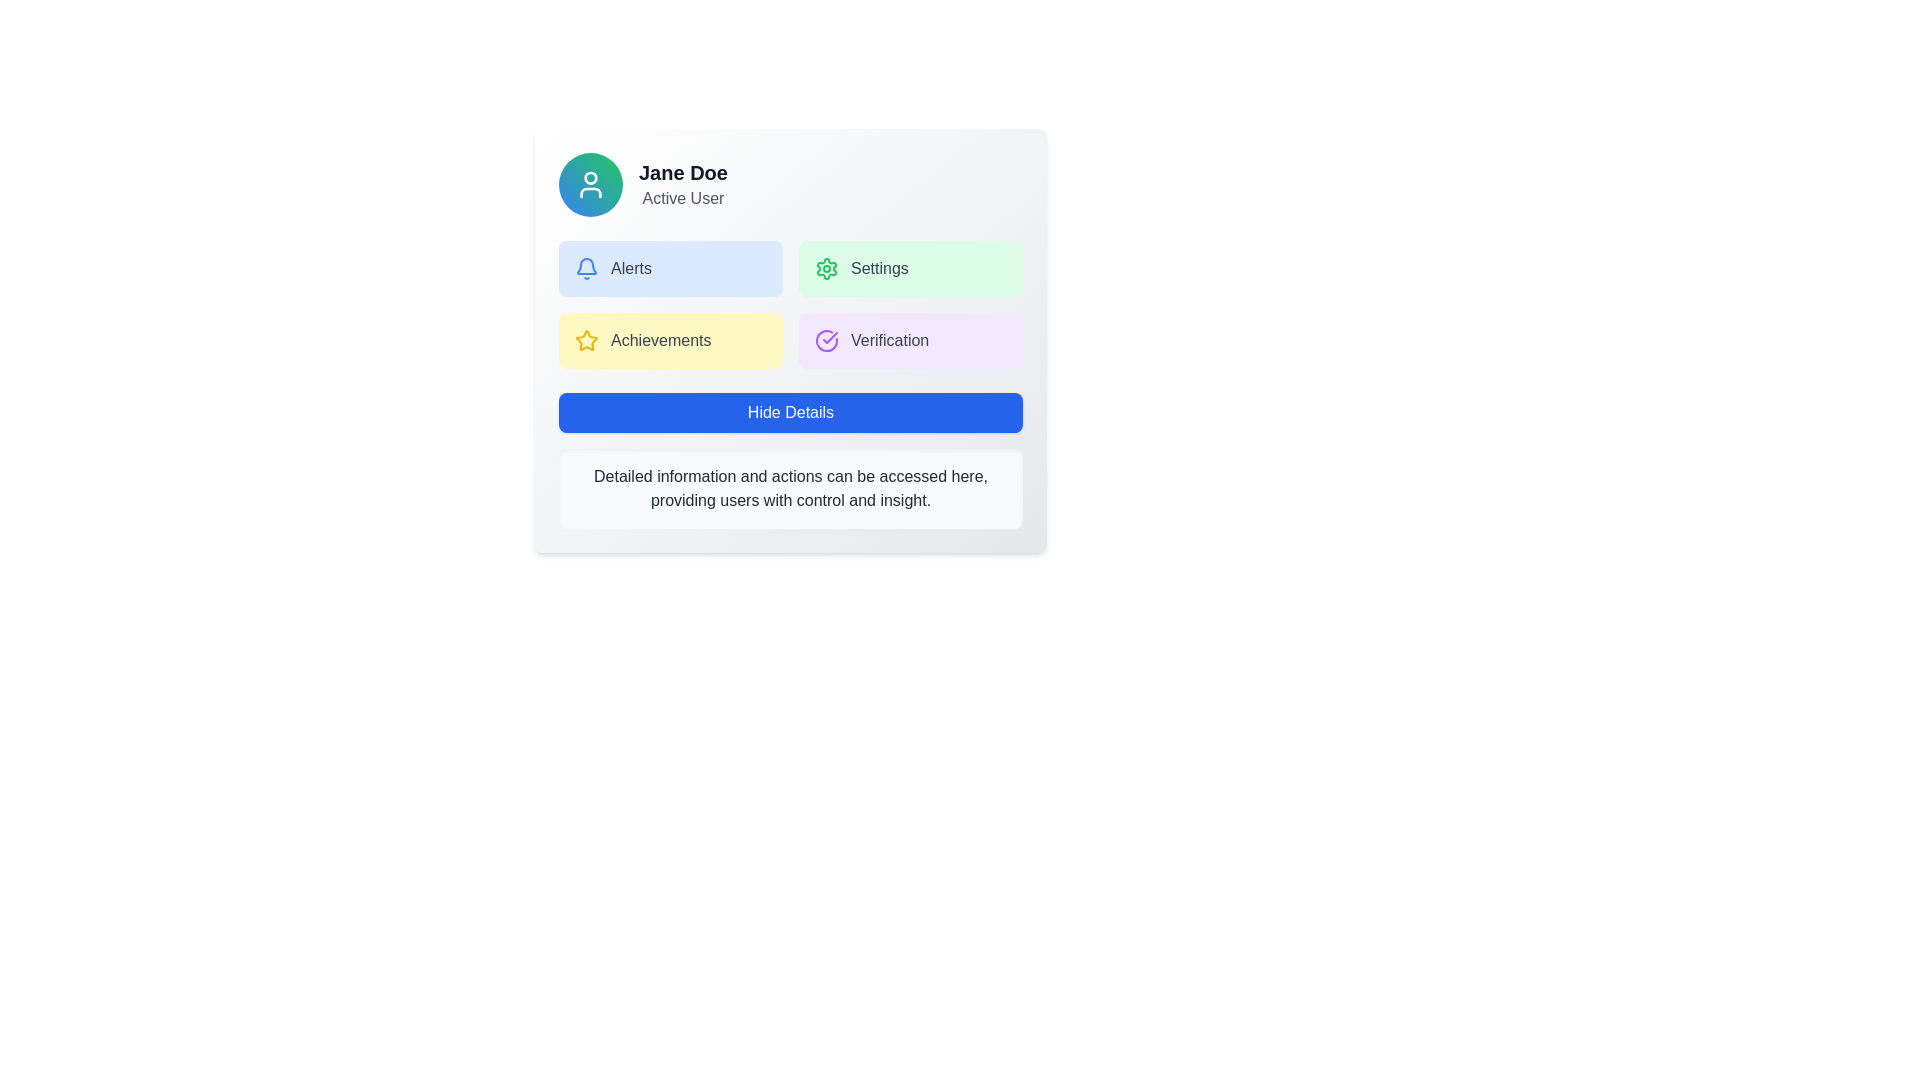 Image resolution: width=1920 pixels, height=1080 pixels. I want to click on the stylized checkmark icon element within the SVG component, which is located in the top-left region of the user interface, above the user's name and profile information, so click(830, 337).